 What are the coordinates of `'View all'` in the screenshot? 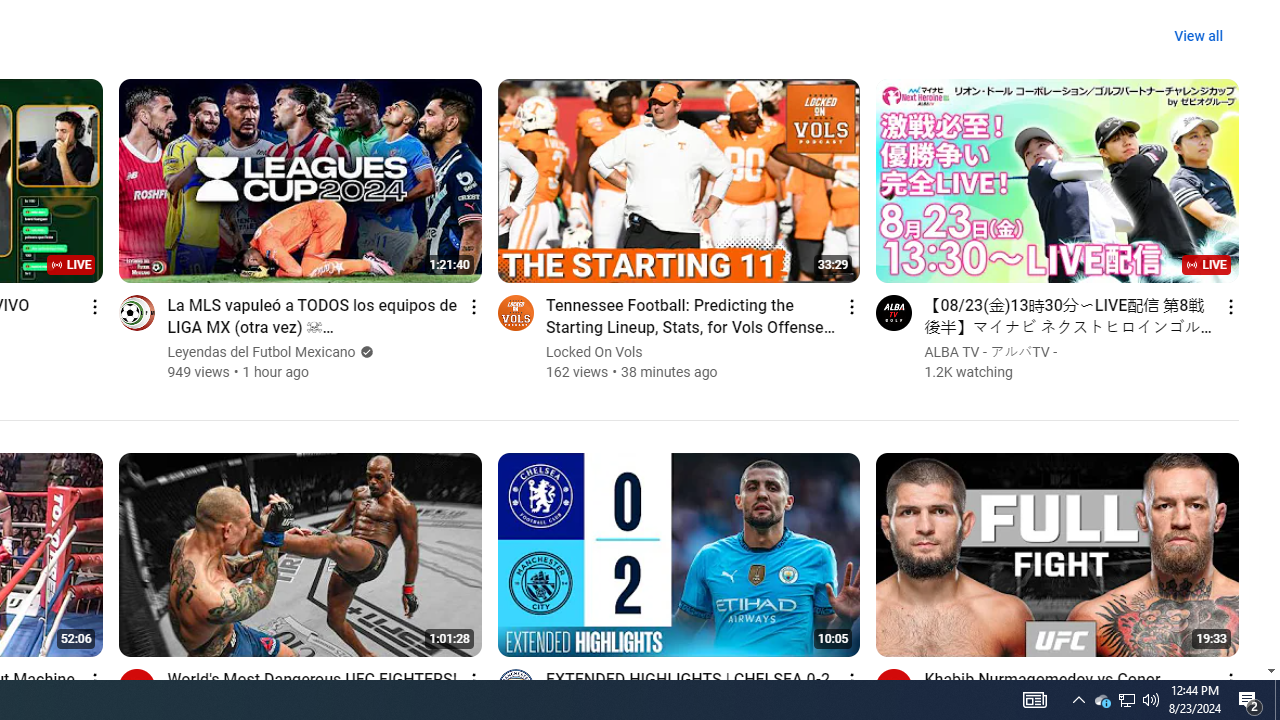 It's located at (1198, 36).